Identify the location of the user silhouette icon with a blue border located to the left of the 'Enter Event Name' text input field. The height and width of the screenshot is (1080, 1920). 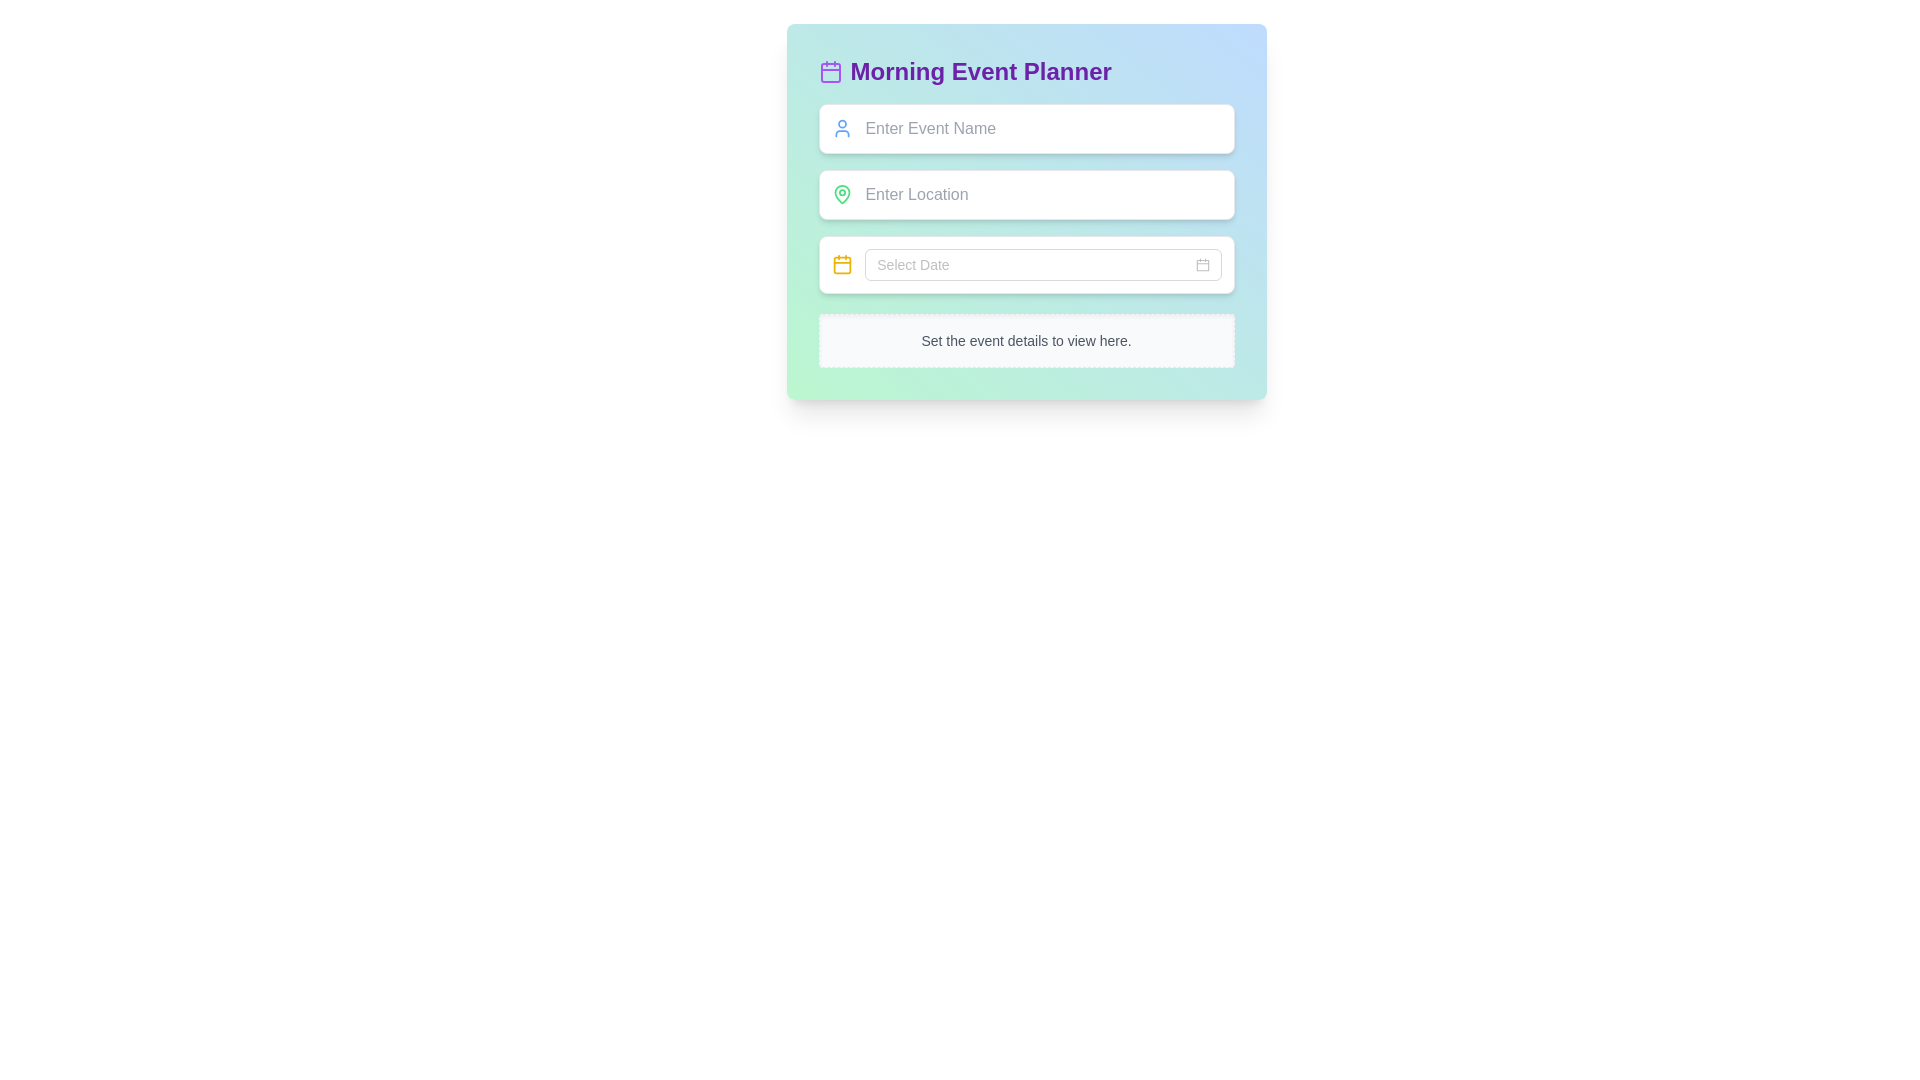
(842, 128).